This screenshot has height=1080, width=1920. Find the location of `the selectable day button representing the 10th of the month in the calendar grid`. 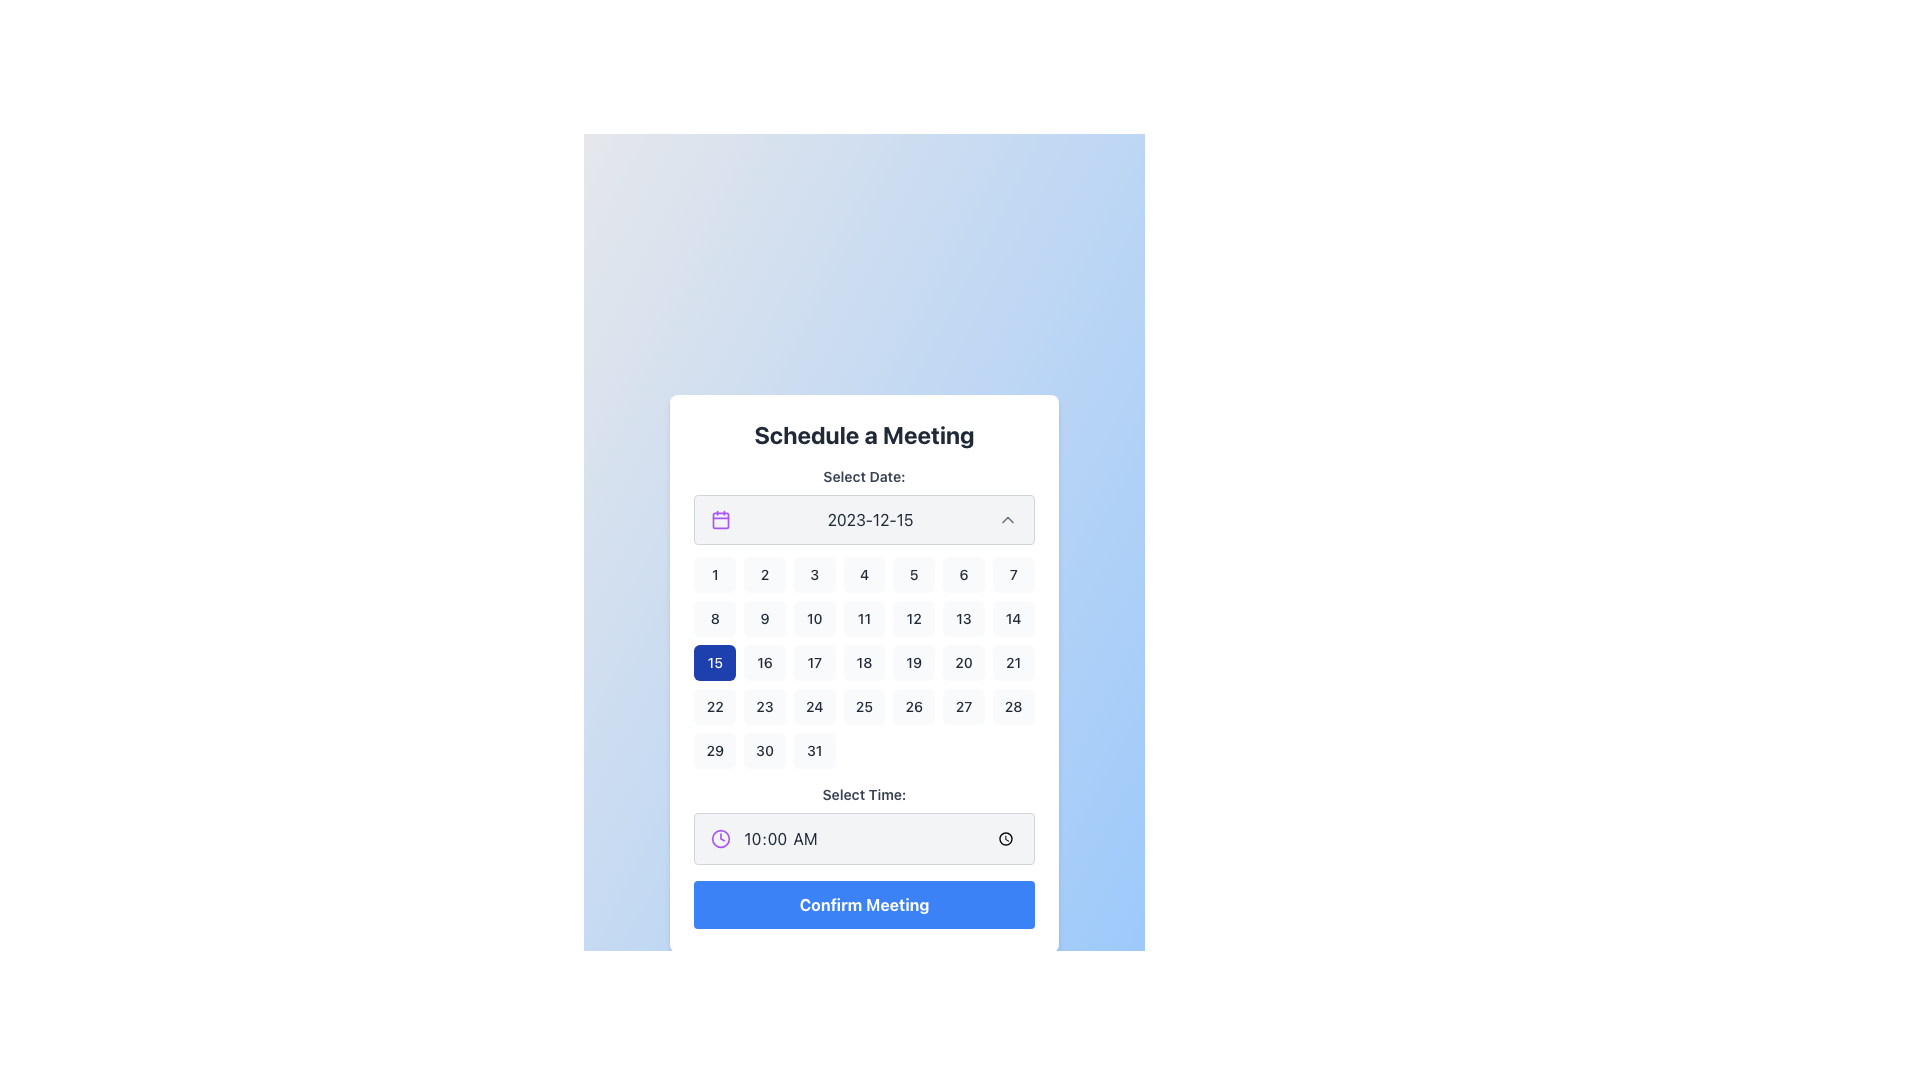

the selectable day button representing the 10th of the month in the calendar grid is located at coordinates (814, 617).